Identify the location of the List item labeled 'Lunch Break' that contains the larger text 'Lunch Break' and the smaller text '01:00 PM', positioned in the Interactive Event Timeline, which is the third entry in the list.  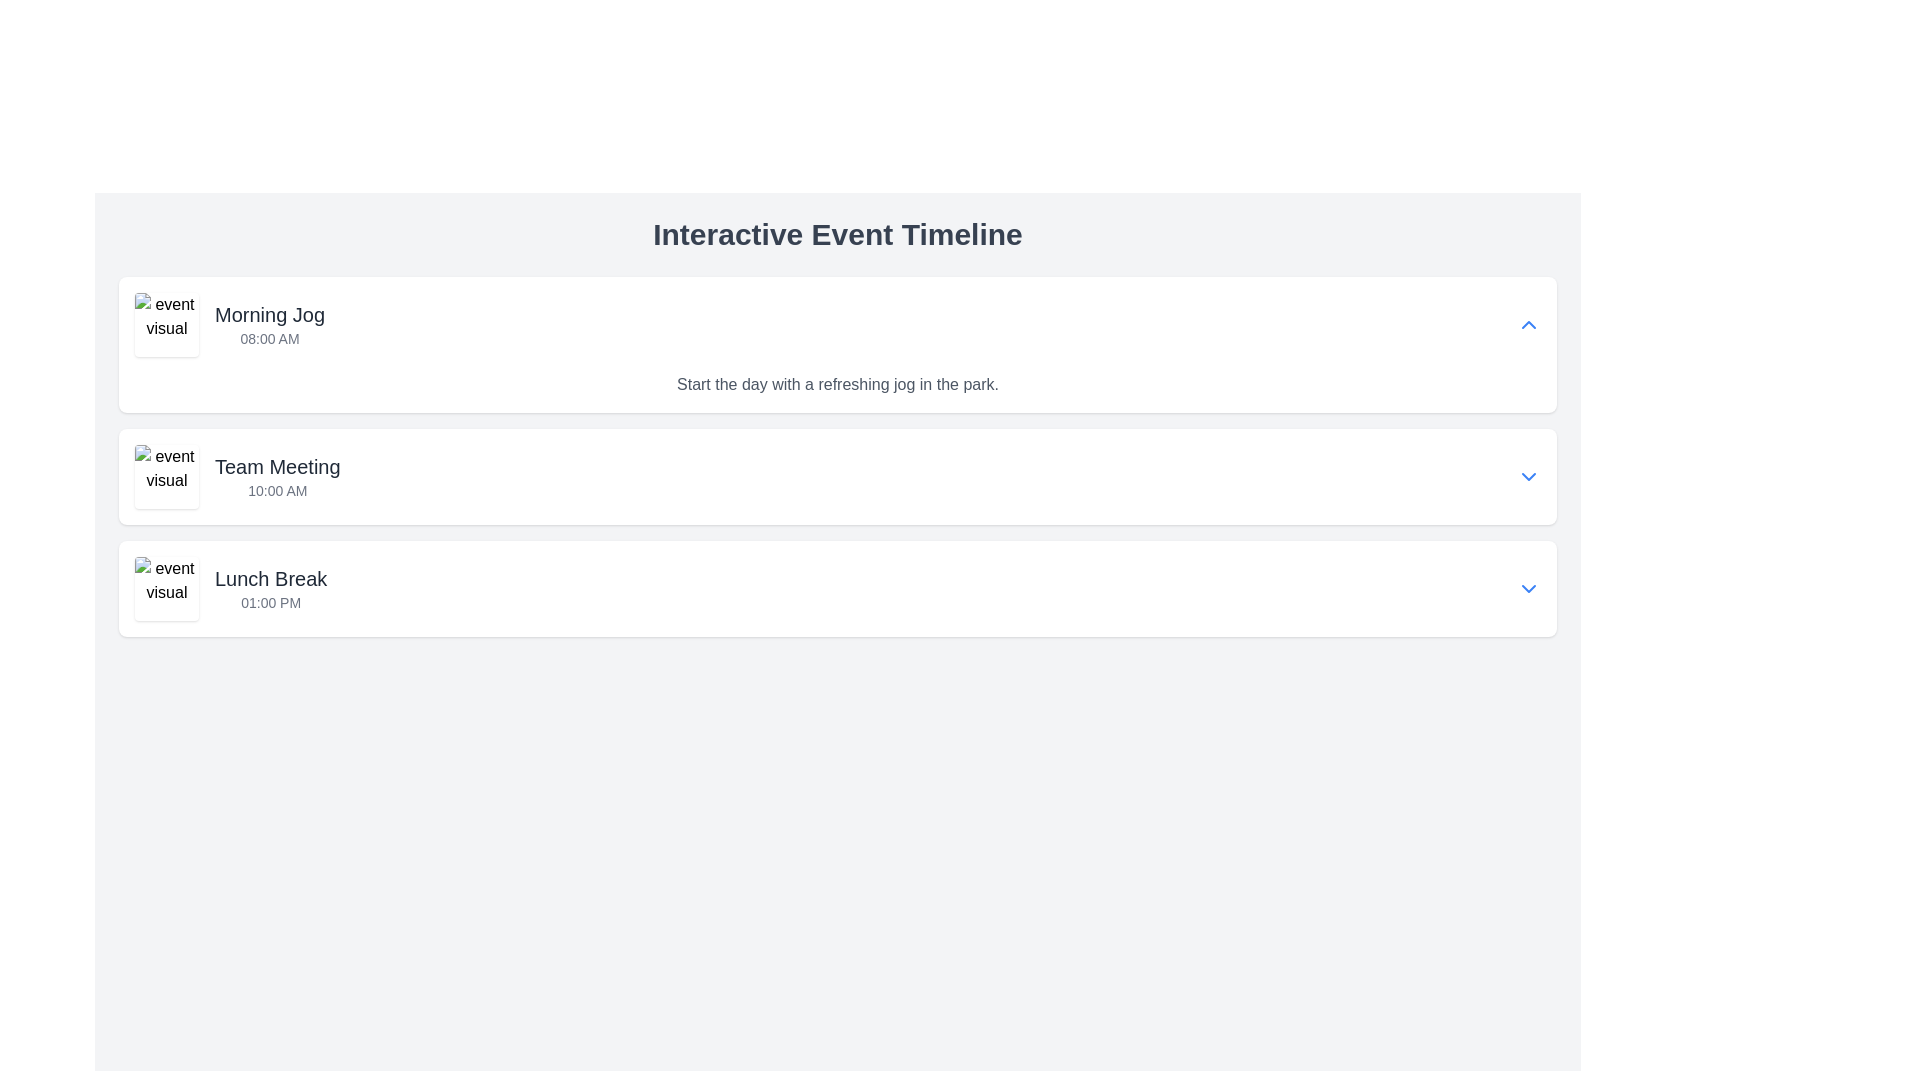
(231, 588).